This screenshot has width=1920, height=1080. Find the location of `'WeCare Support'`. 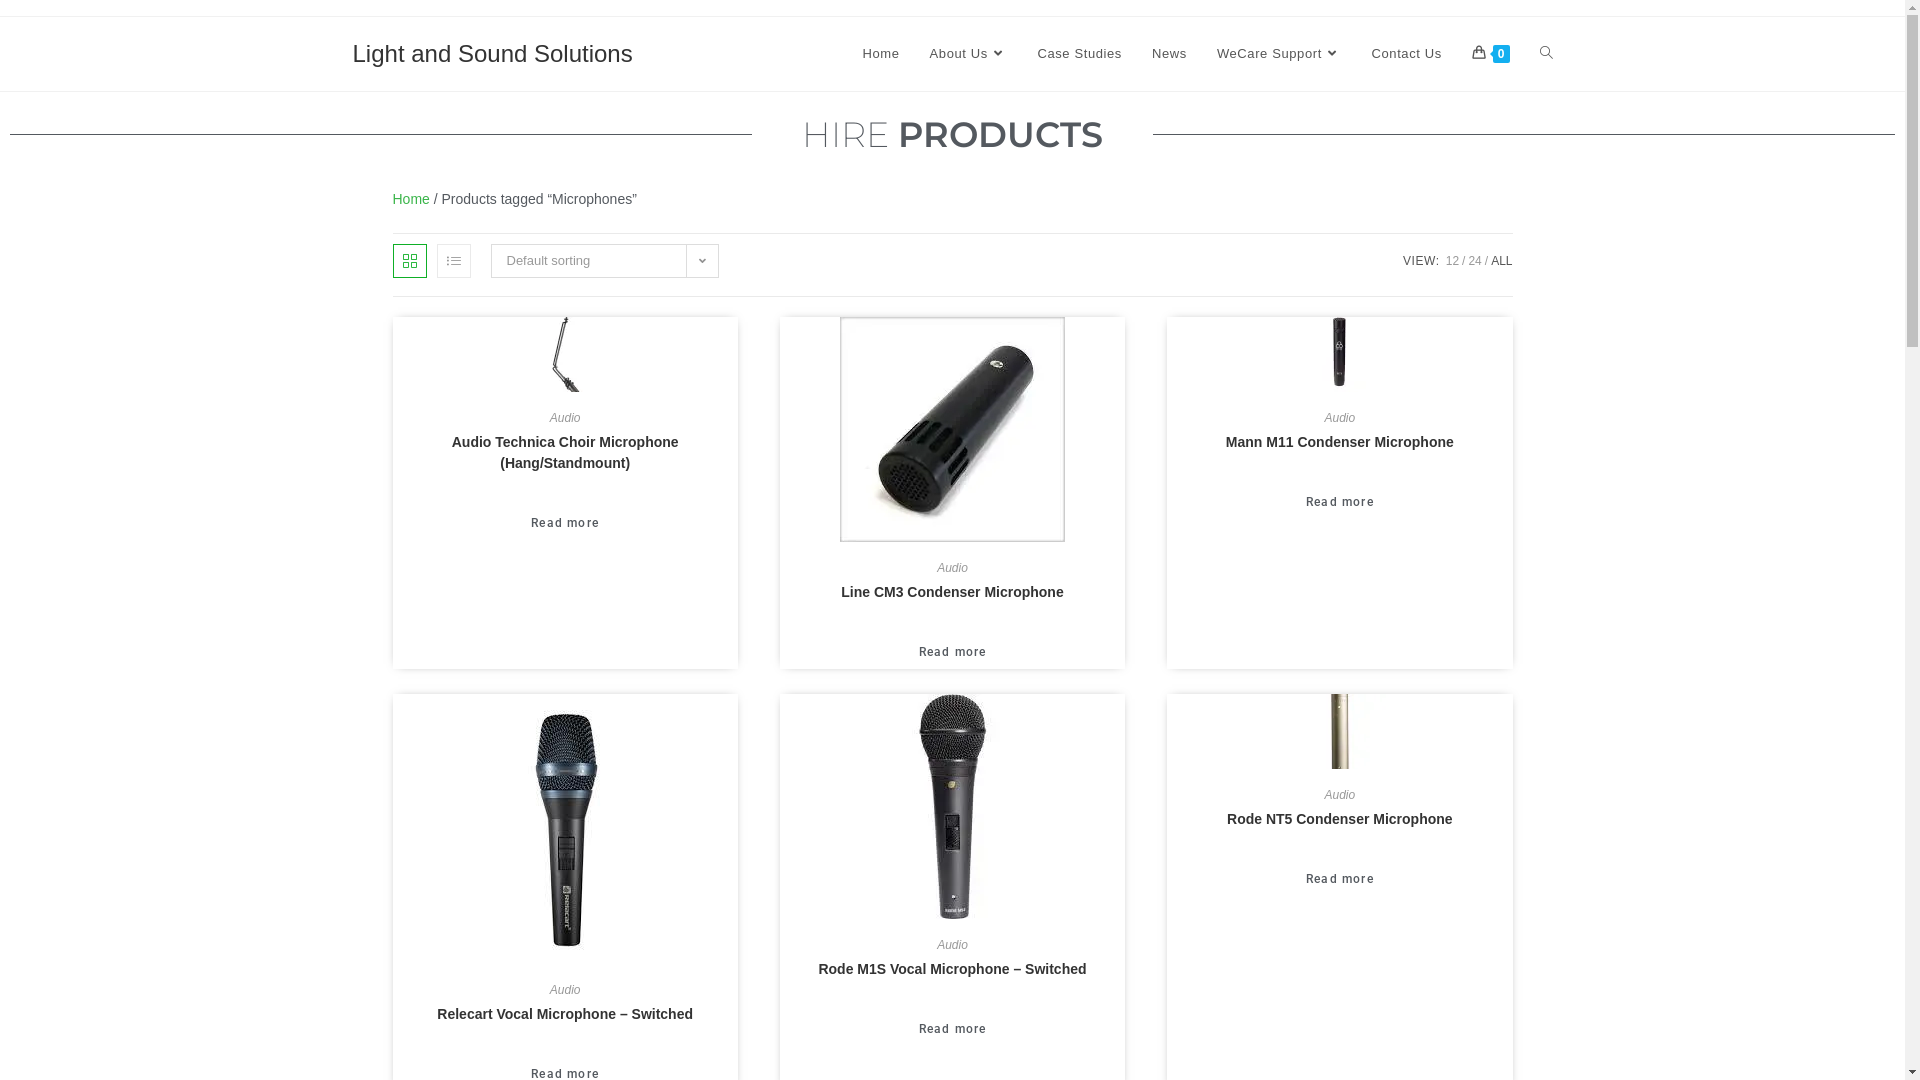

'WeCare Support' is located at coordinates (1200, 53).